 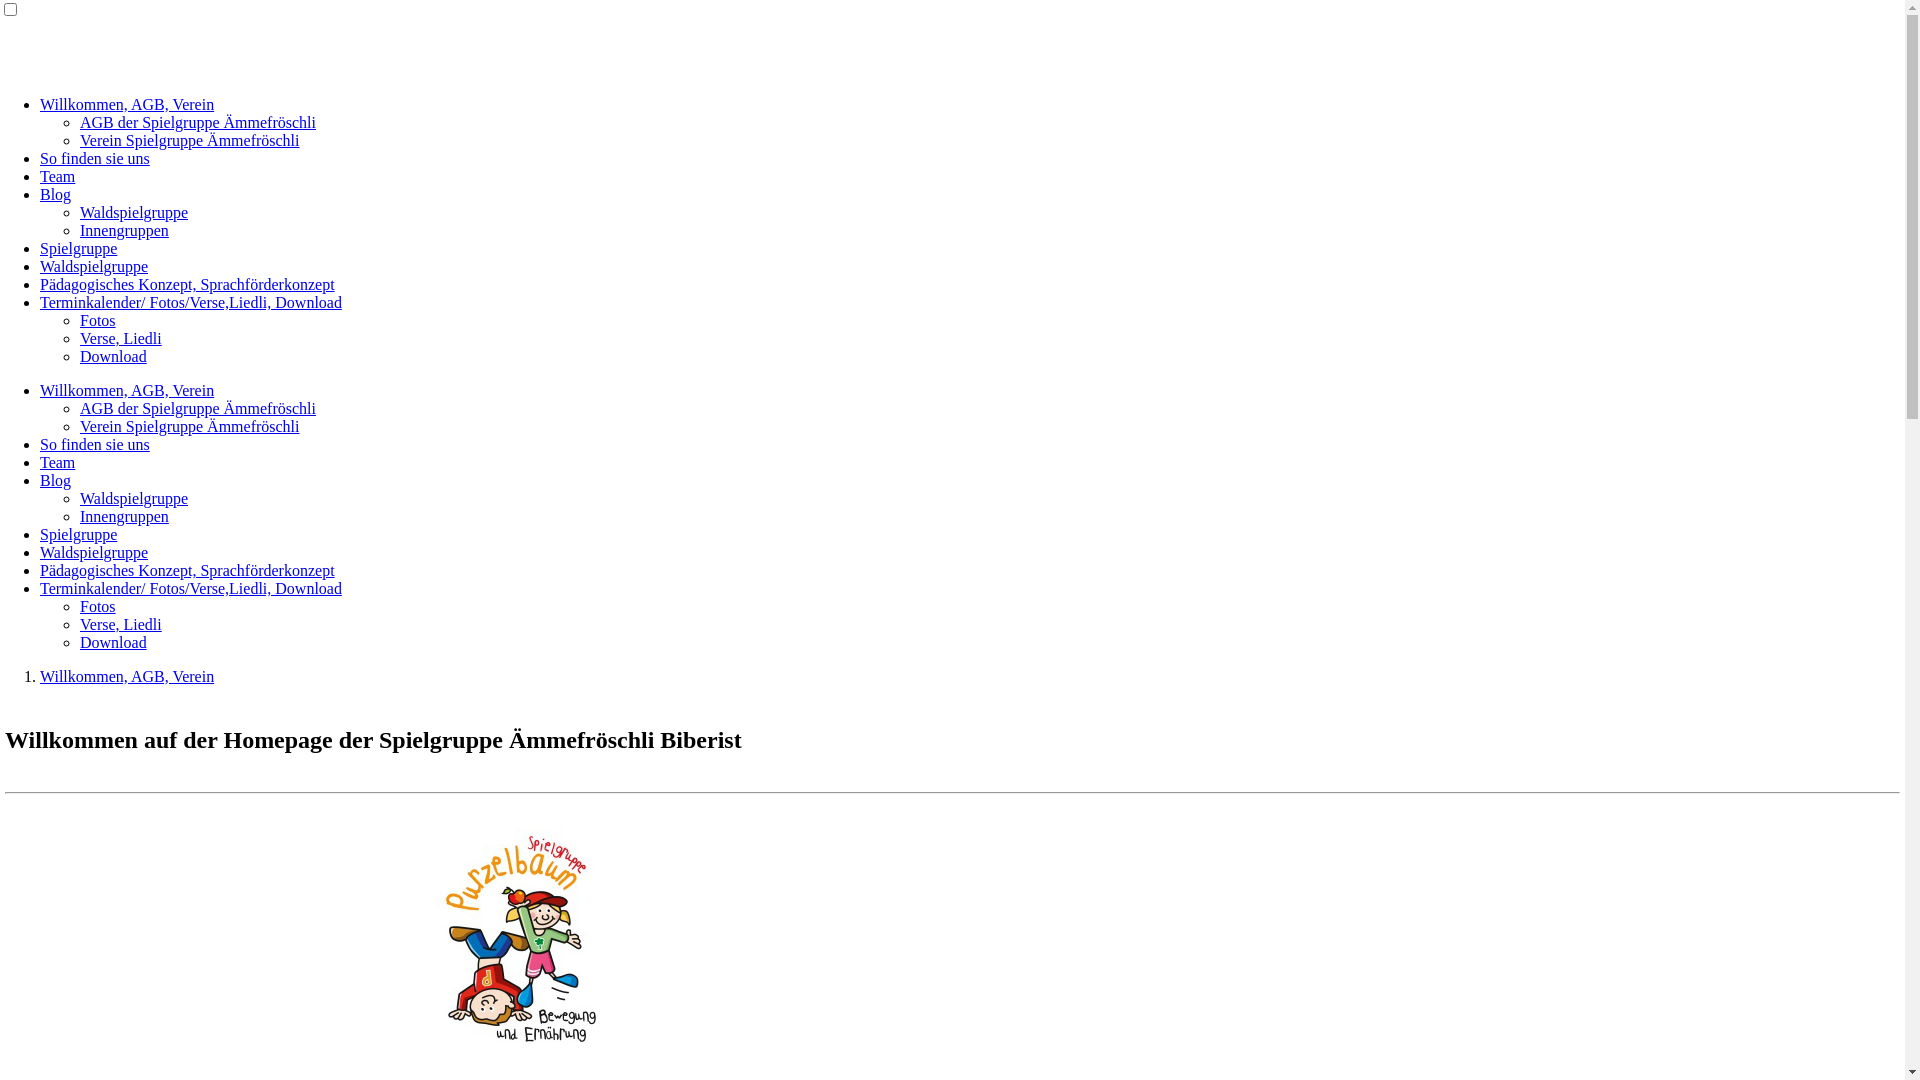 I want to click on 'Blog', so click(x=55, y=194).